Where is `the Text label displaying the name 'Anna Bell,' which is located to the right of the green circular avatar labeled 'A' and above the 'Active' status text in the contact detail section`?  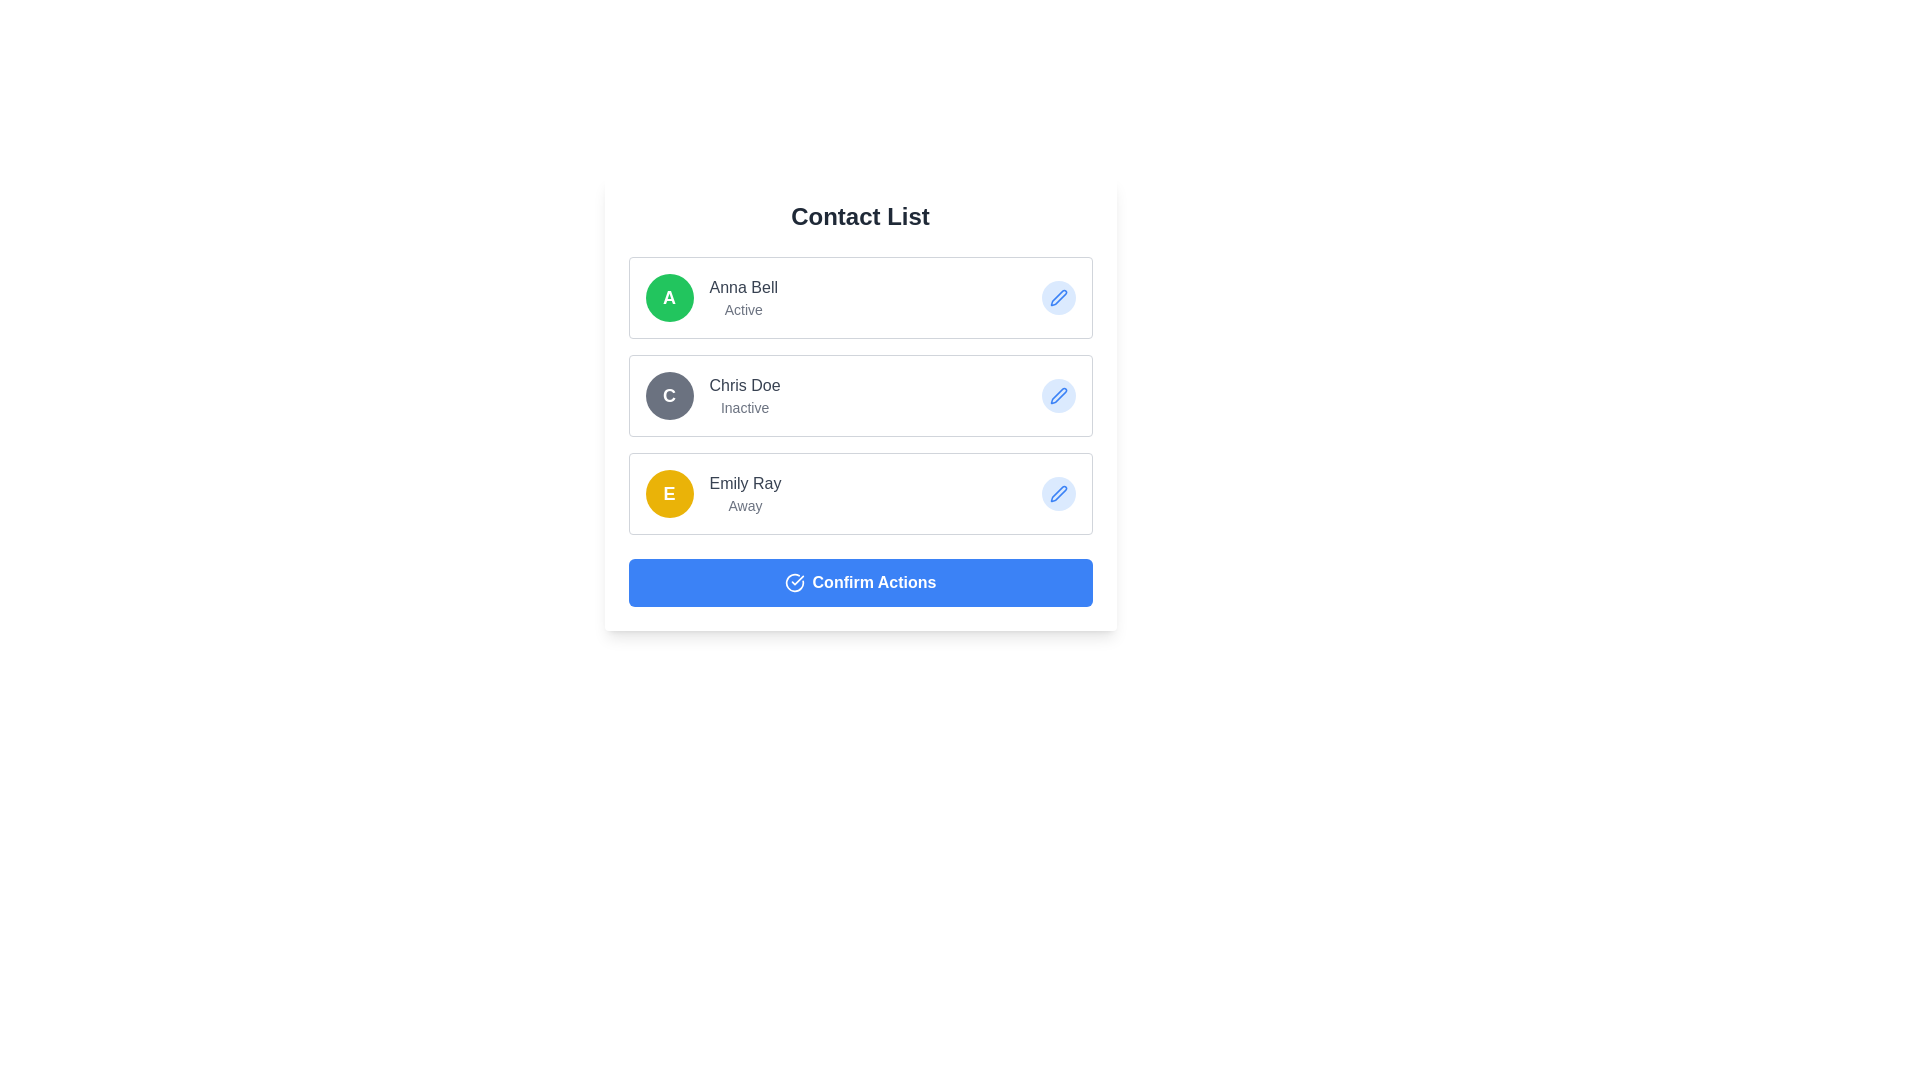
the Text label displaying the name 'Anna Bell,' which is located to the right of the green circular avatar labeled 'A' and above the 'Active' status text in the contact detail section is located at coordinates (742, 288).